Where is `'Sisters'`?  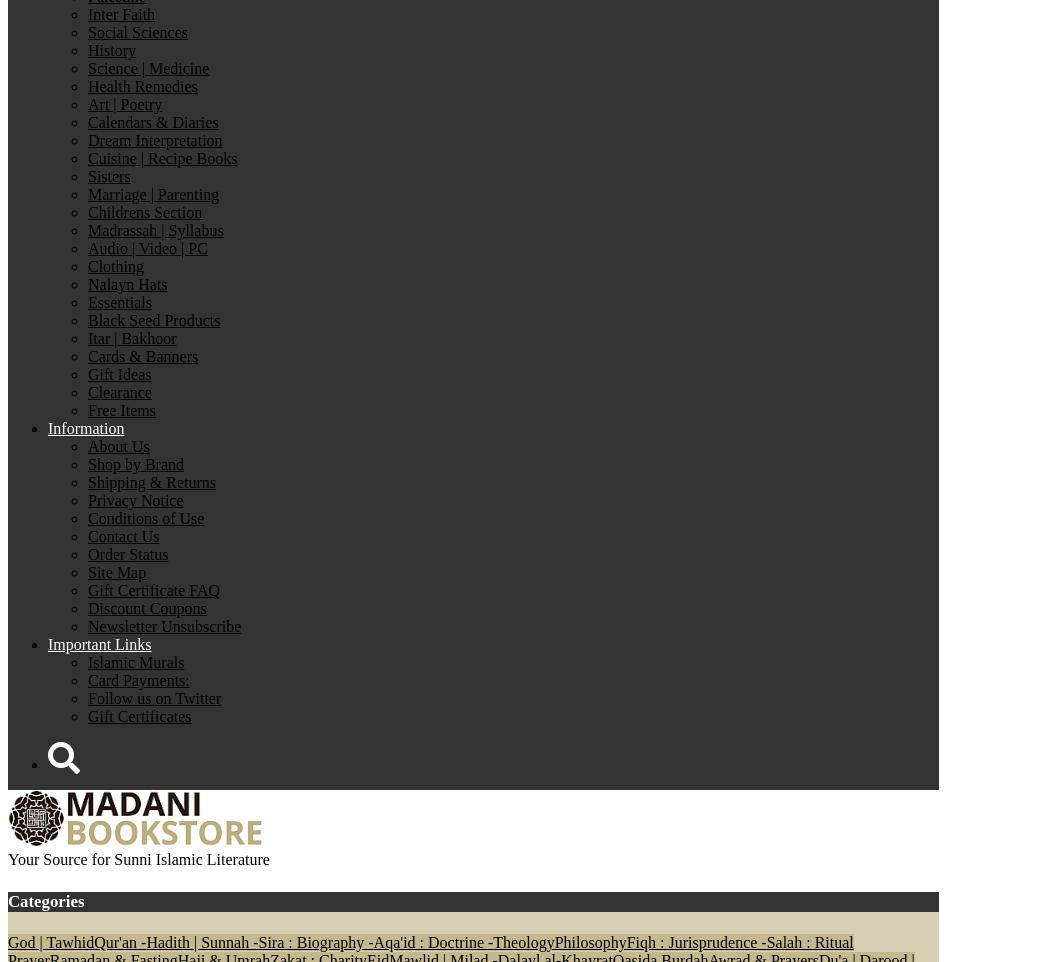 'Sisters' is located at coordinates (108, 176).